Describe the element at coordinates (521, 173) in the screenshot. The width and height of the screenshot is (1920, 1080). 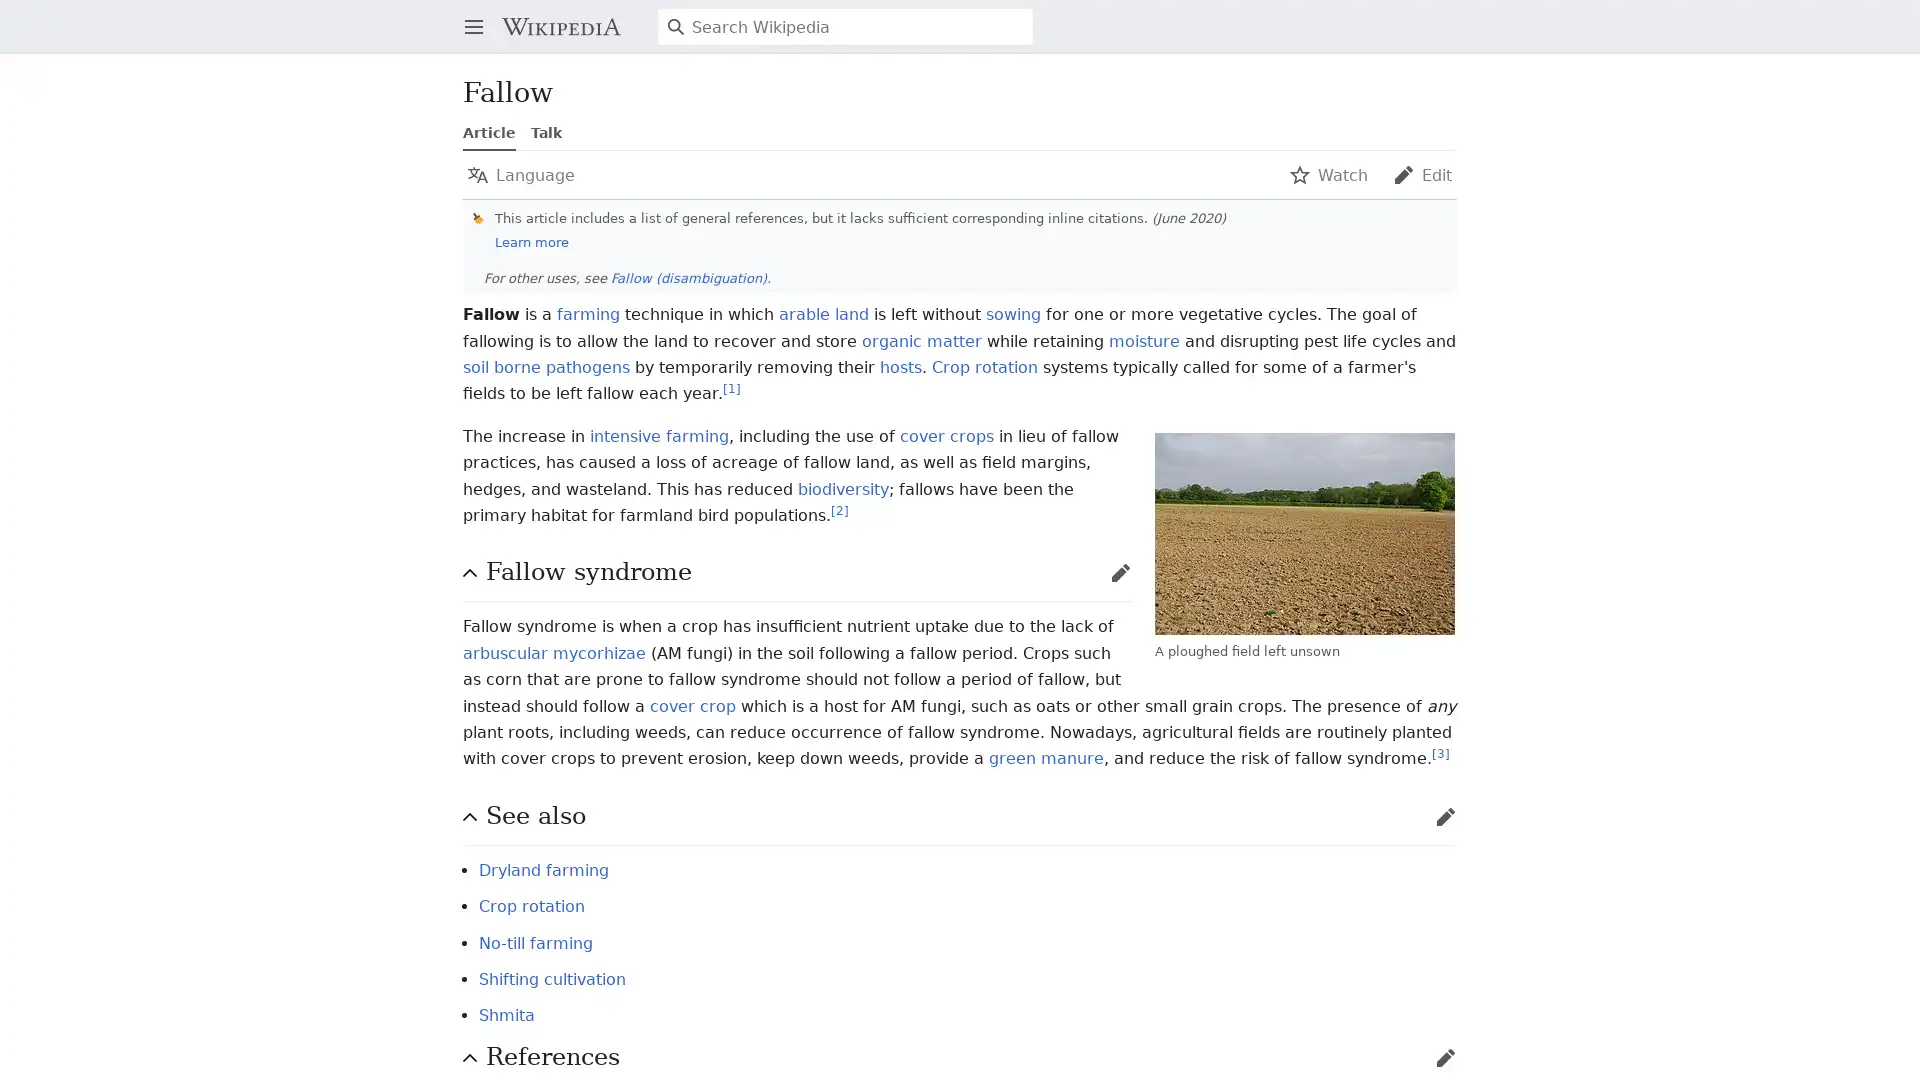
I see `Language` at that location.